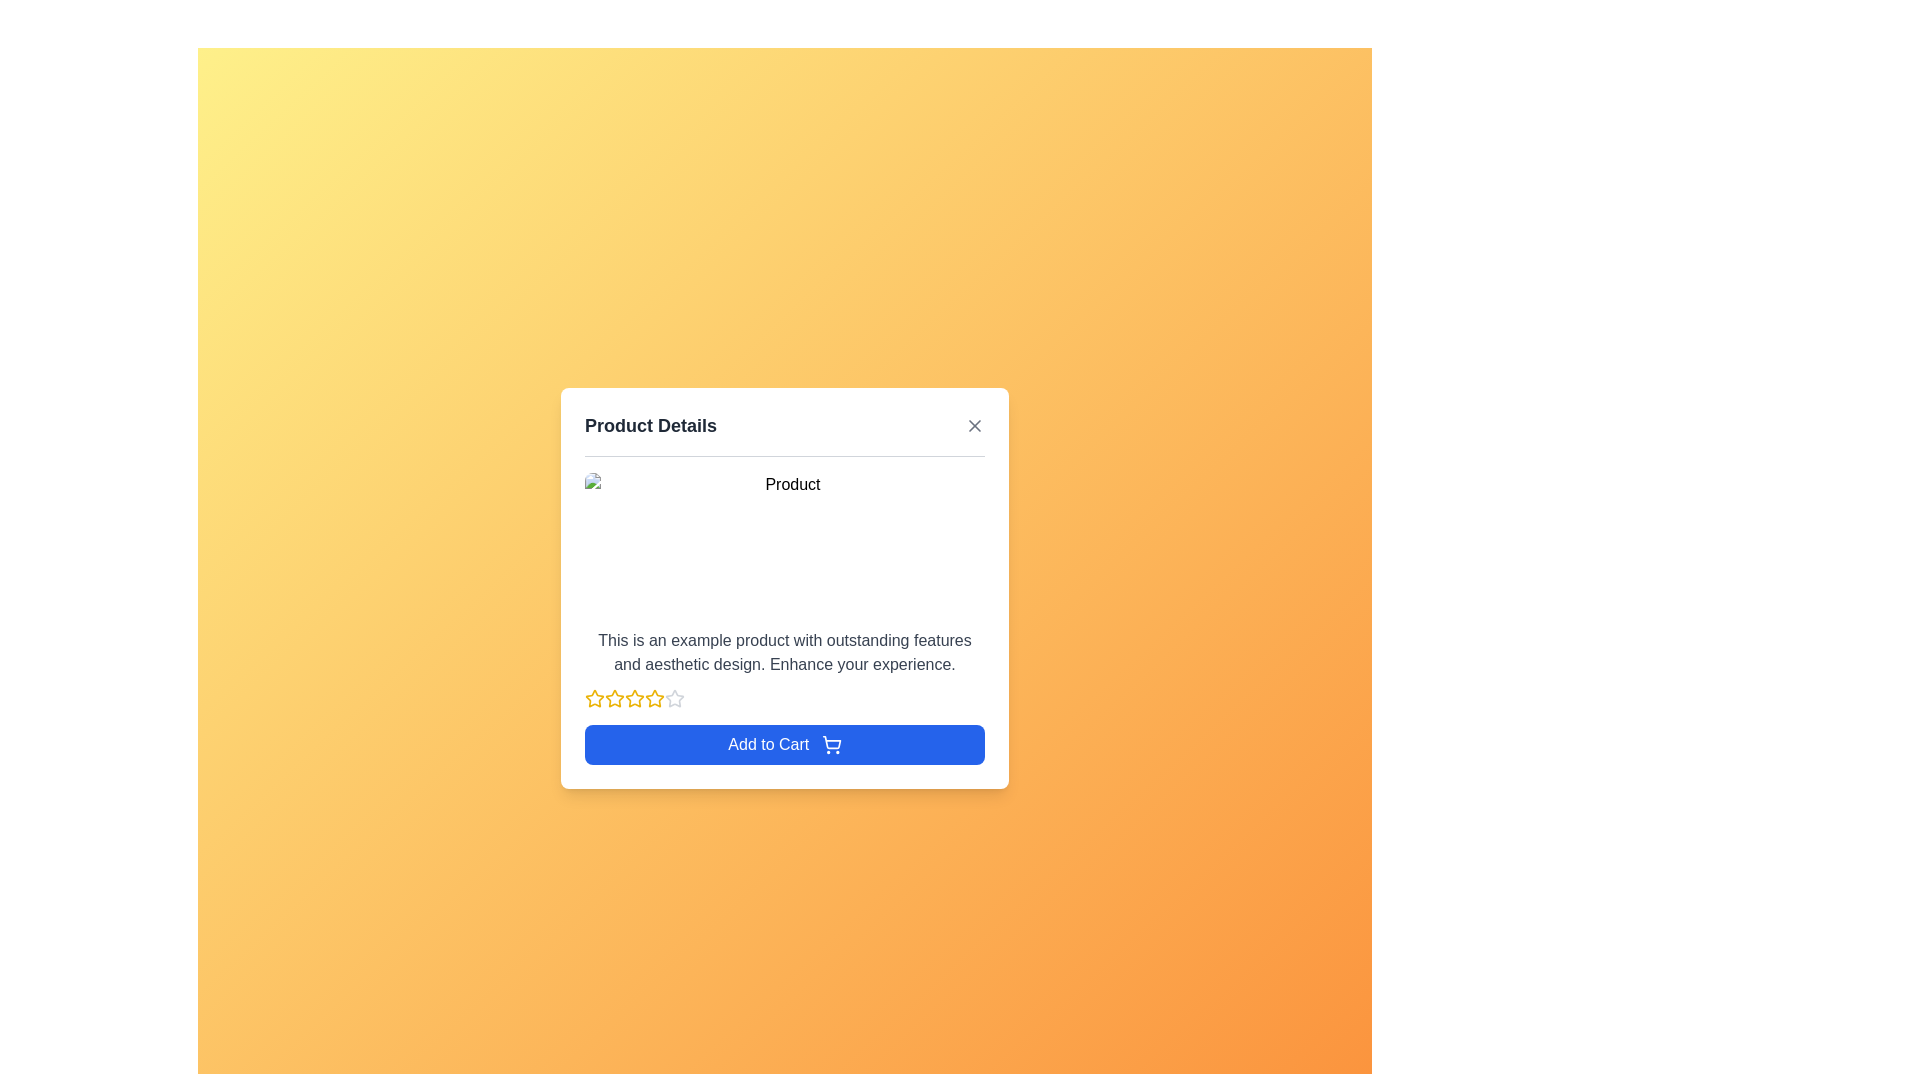 The width and height of the screenshot is (1920, 1080). Describe the element at coordinates (784, 697) in the screenshot. I see `the Rating display component, which consists of five star icons, four filled in yellow and one outlined in gray, located in the 'Product Details' section` at that location.